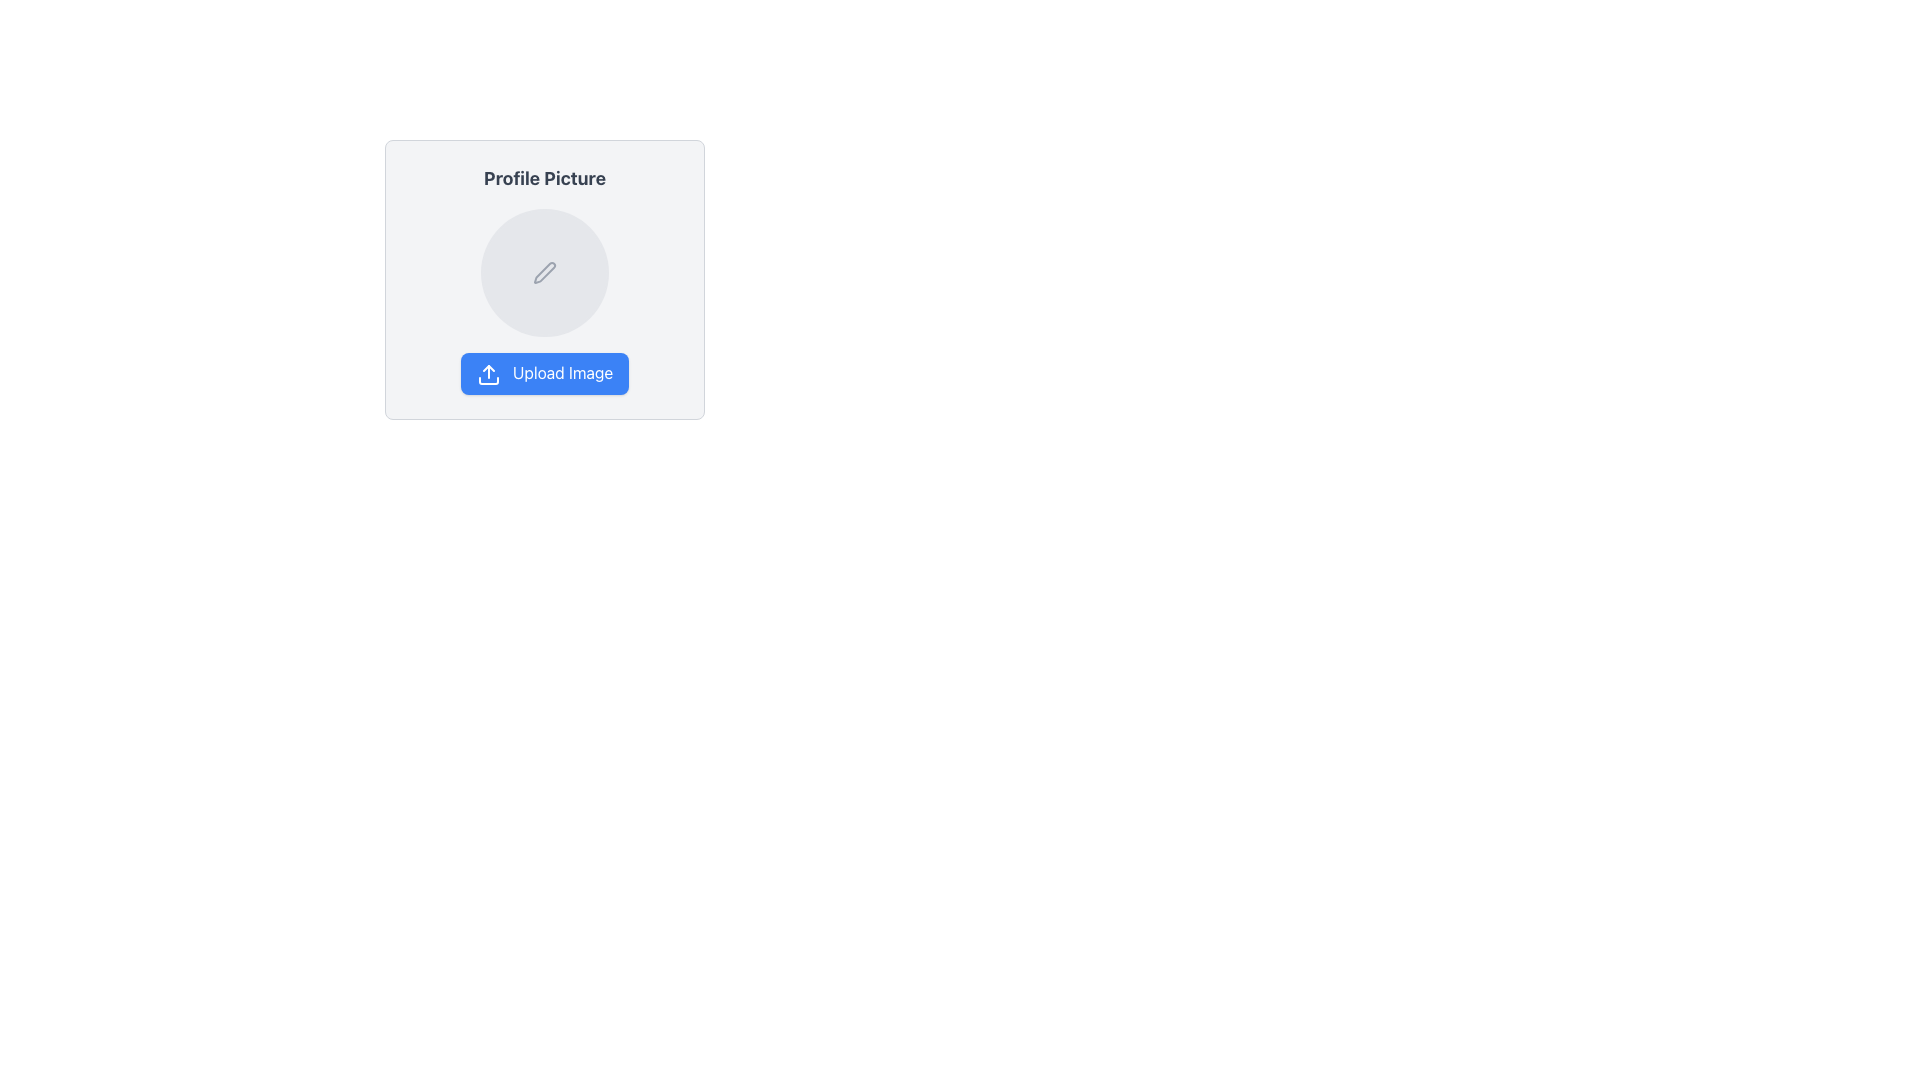 This screenshot has height=1080, width=1920. I want to click on the image upload button located near the bottom center of the interface, so click(544, 373).